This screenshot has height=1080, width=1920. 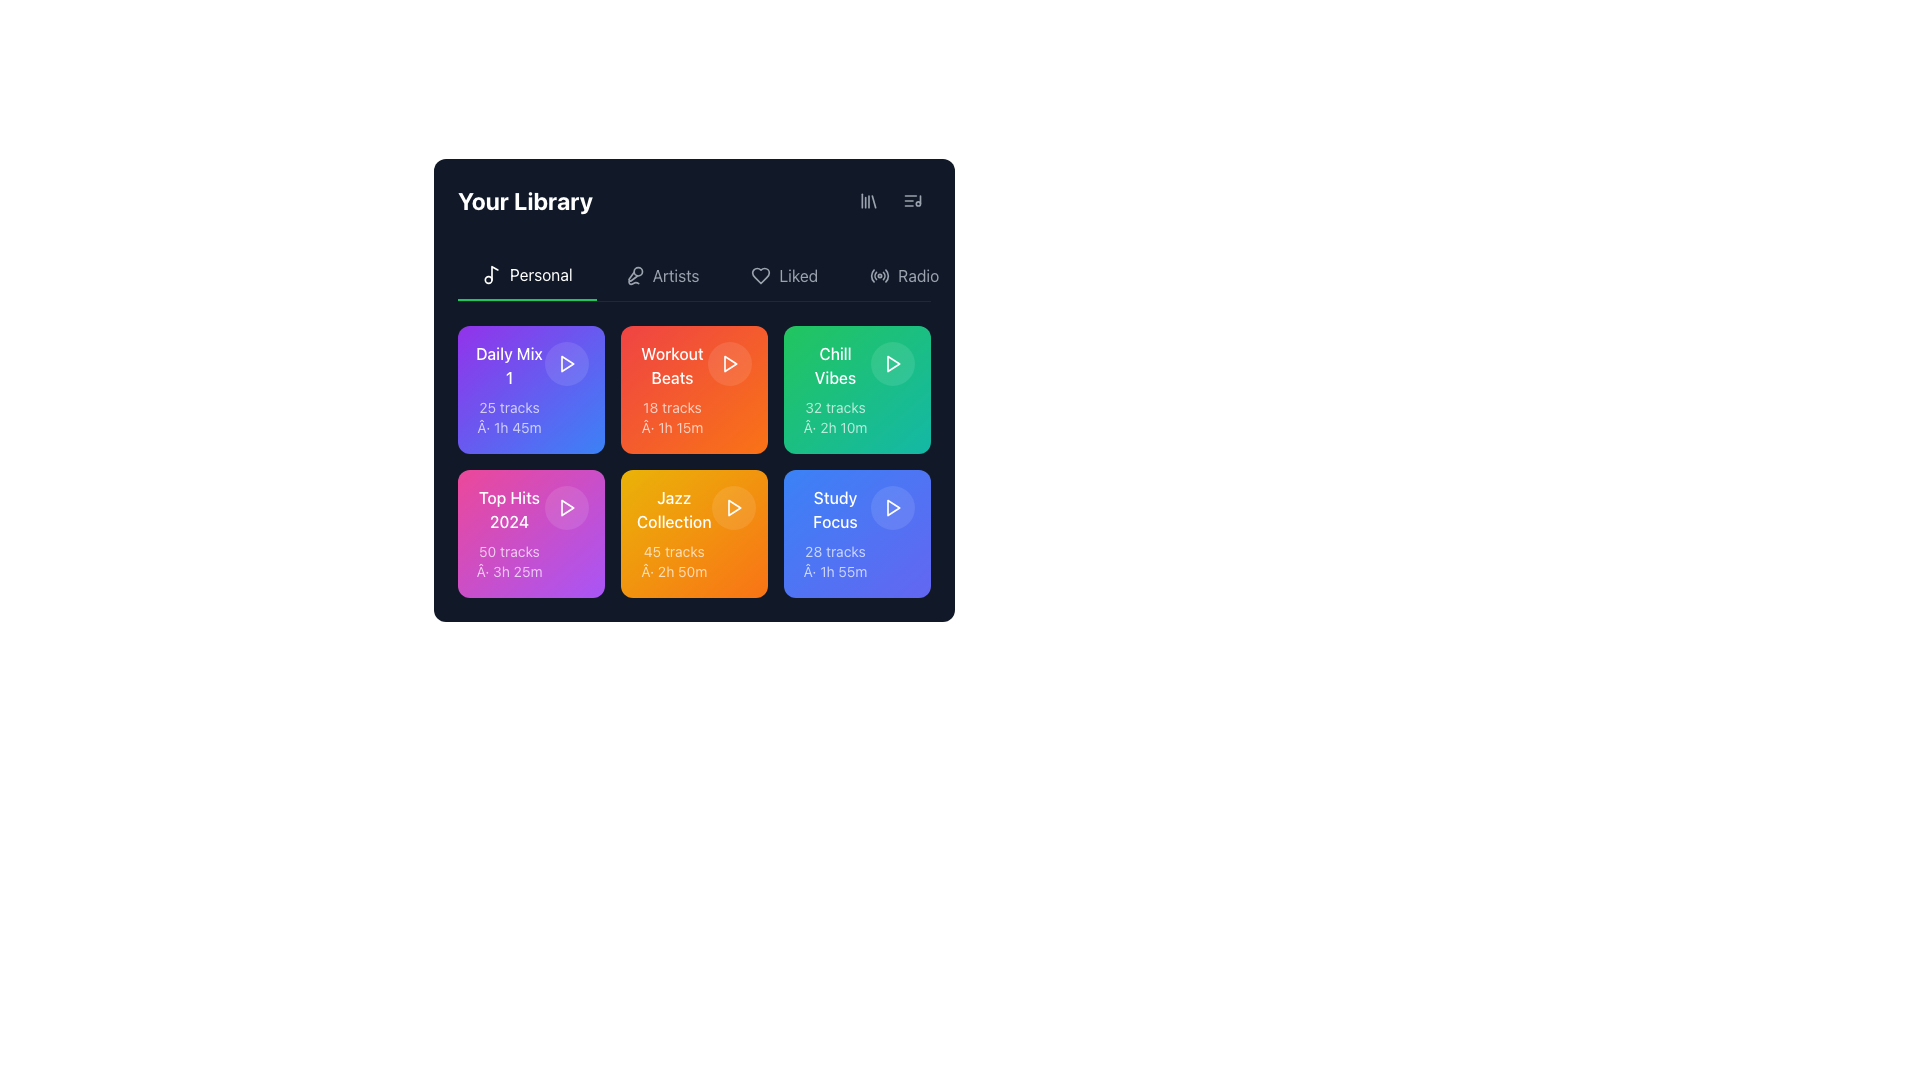 What do you see at coordinates (494, 273) in the screenshot?
I see `the musical note icon located in the navigation section near the beginning of the menu bar` at bounding box center [494, 273].